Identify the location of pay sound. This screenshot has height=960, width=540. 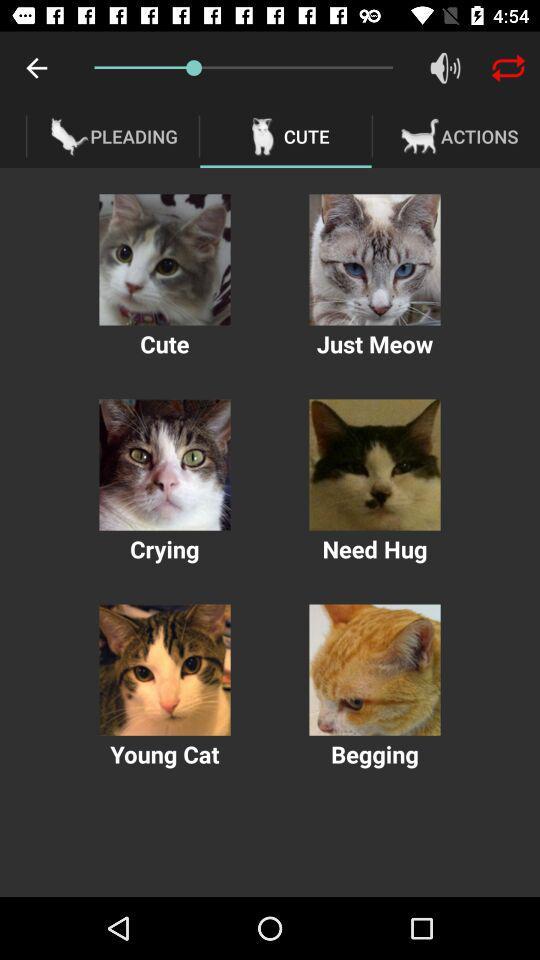
(374, 258).